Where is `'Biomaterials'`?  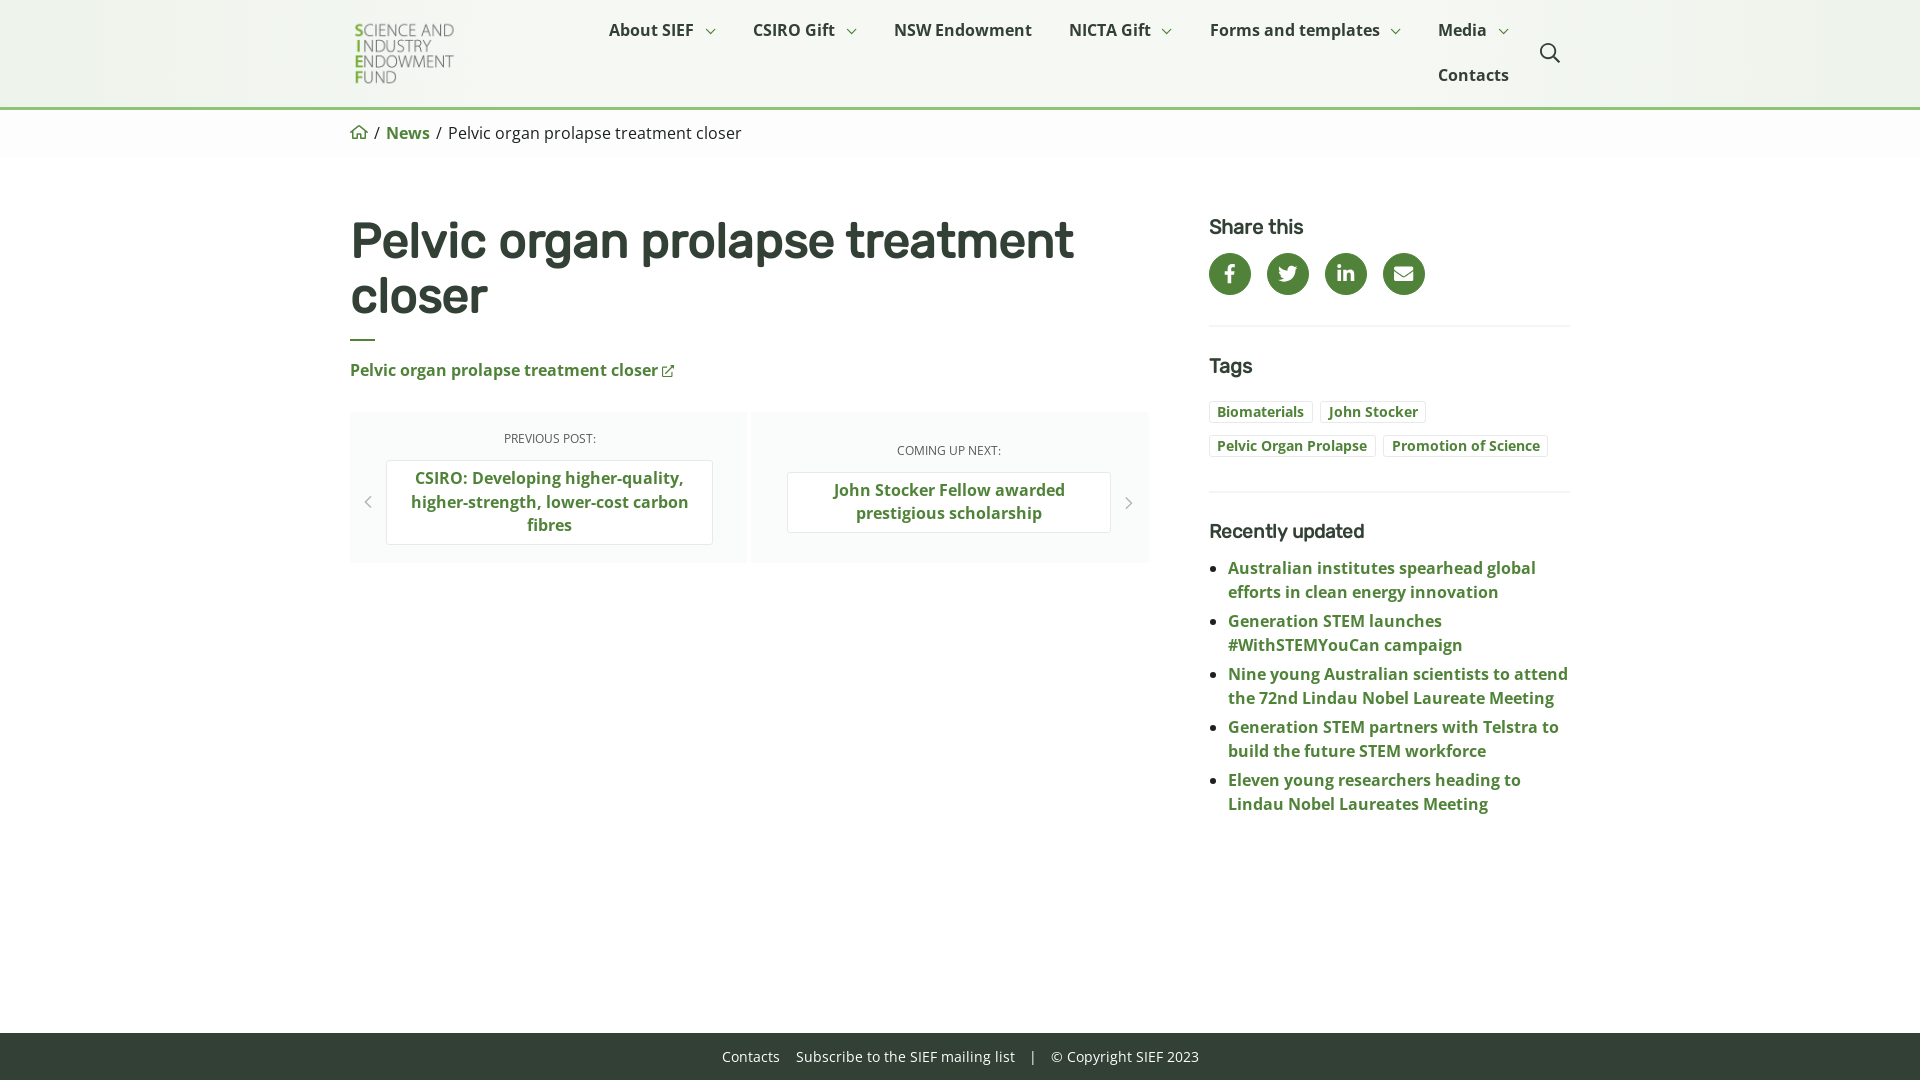 'Biomaterials' is located at coordinates (1208, 411).